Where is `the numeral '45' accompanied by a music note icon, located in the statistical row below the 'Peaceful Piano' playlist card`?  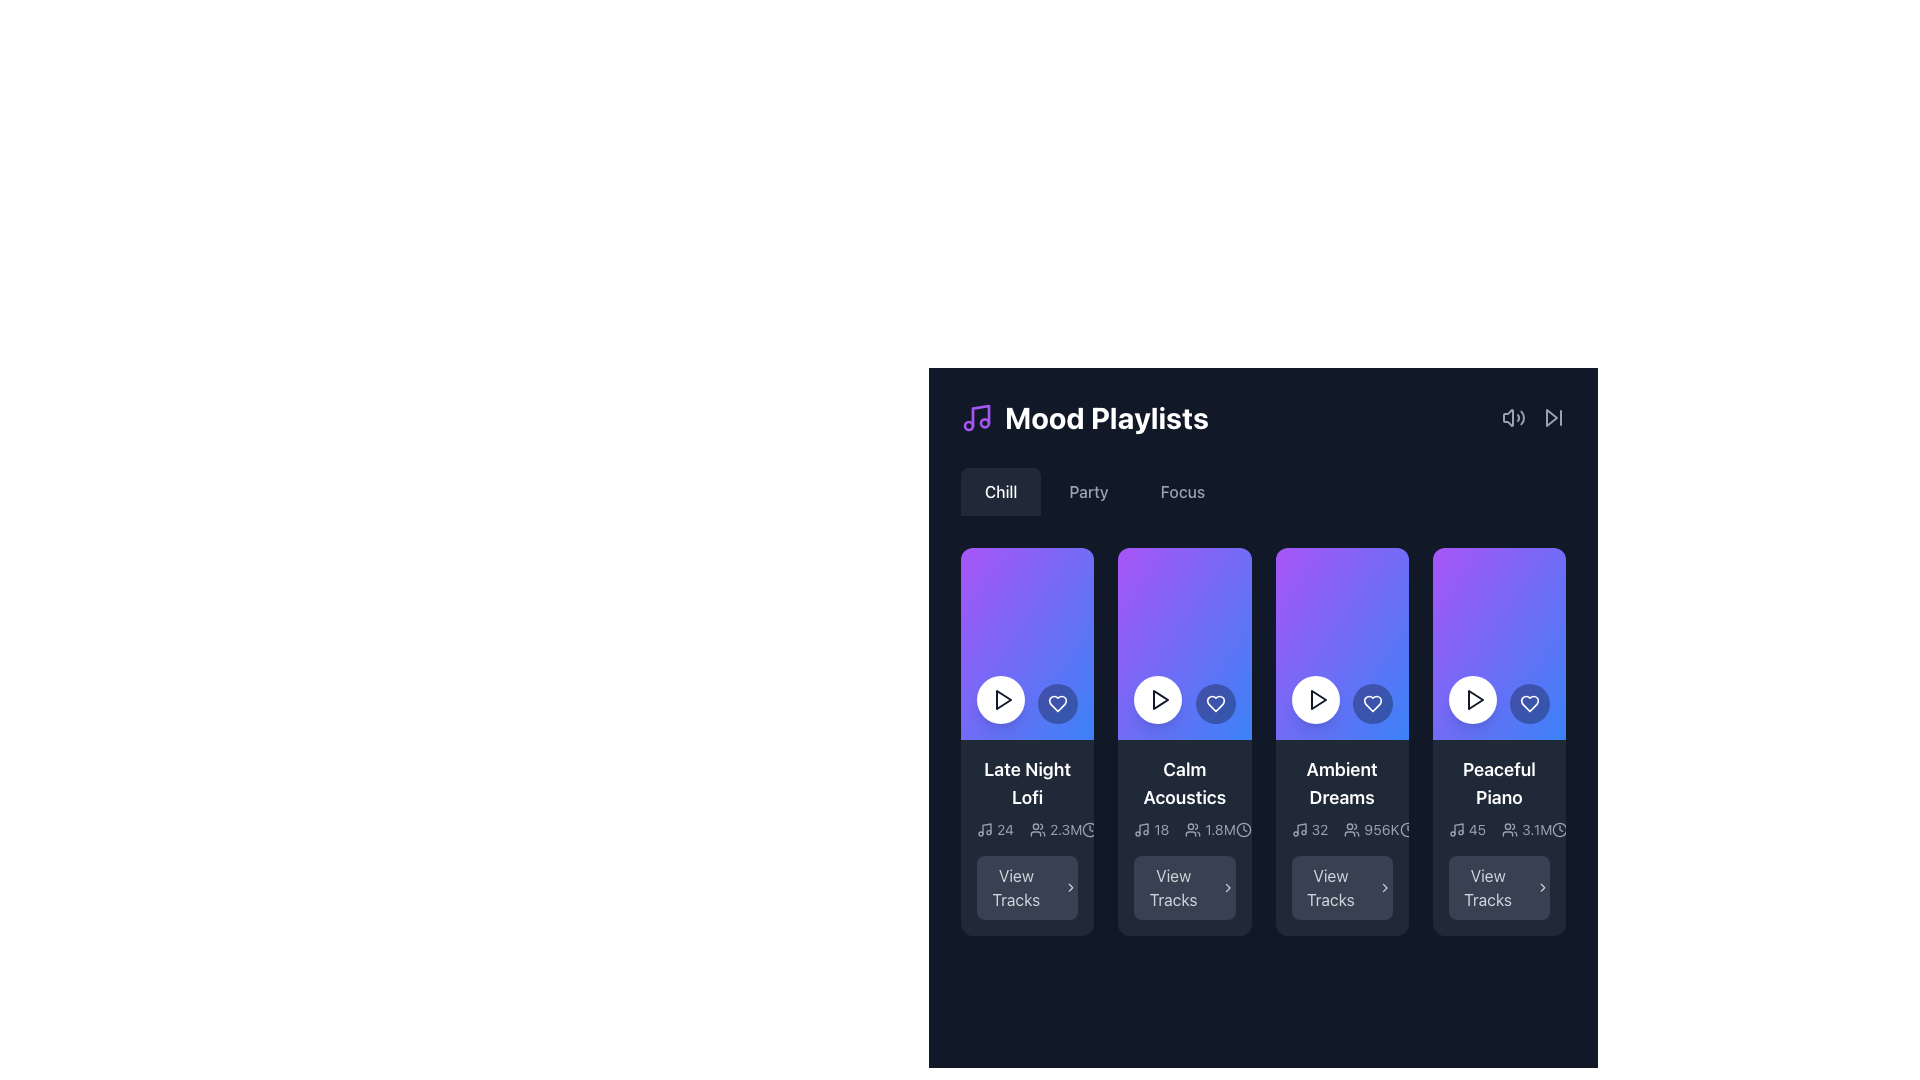
the numeral '45' accompanied by a music note icon, located in the statistical row below the 'Peaceful Piano' playlist card is located at coordinates (1467, 829).